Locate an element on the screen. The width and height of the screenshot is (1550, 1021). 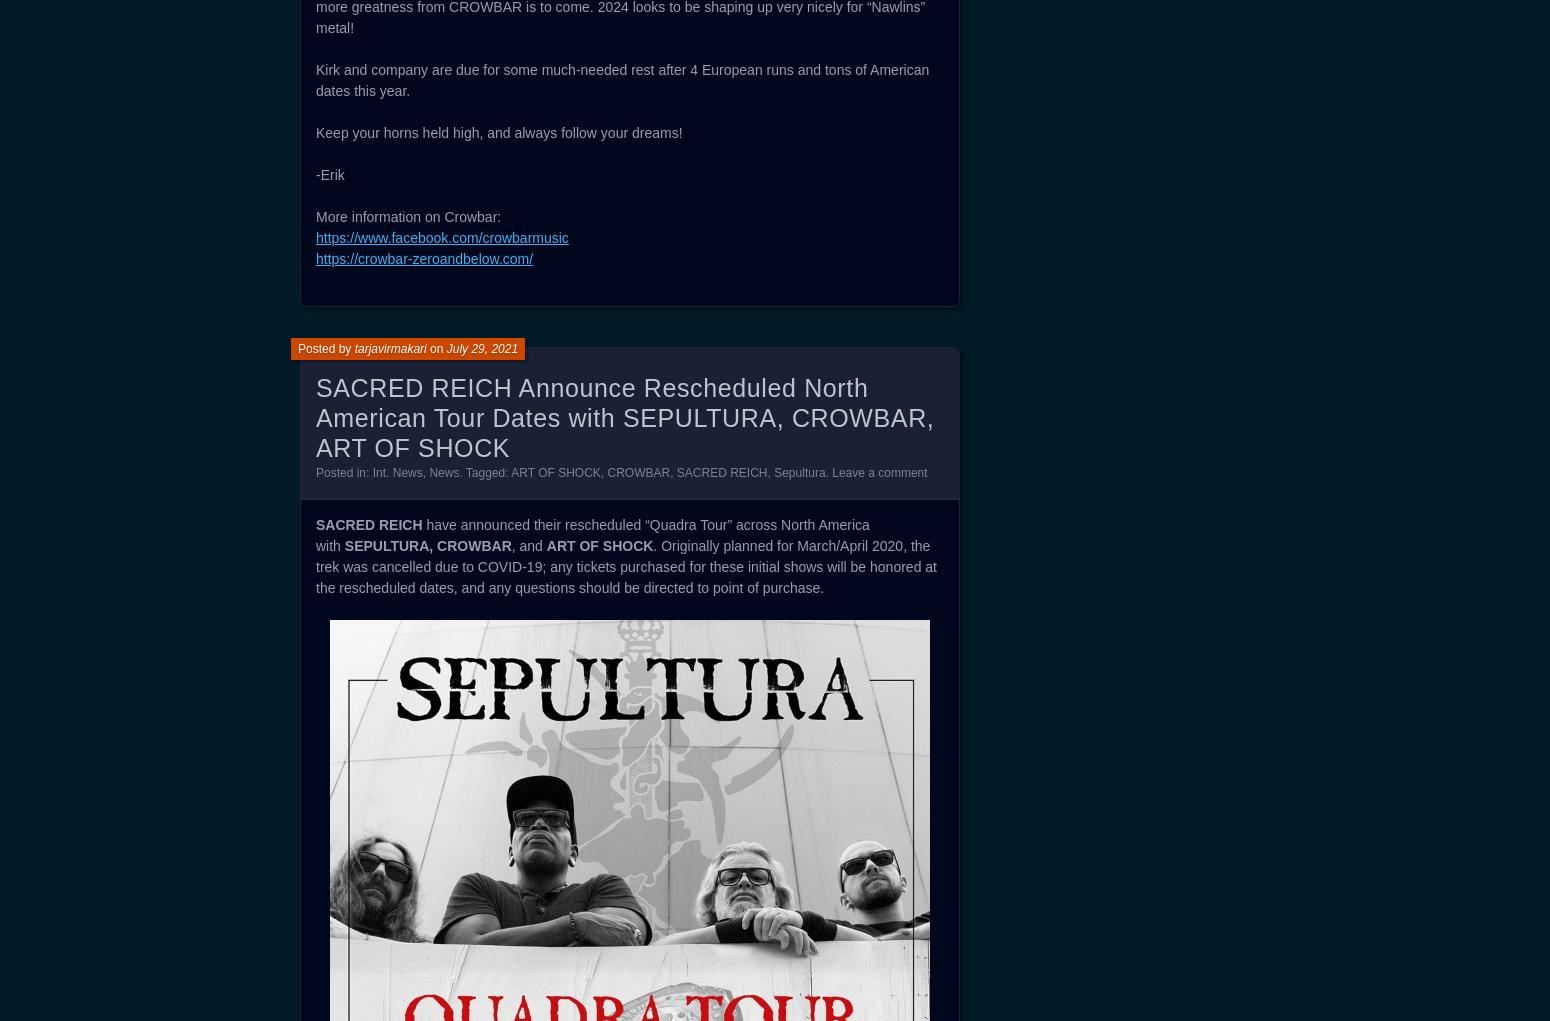
'SEPULTURA, CROWBAR' is located at coordinates (427, 546).